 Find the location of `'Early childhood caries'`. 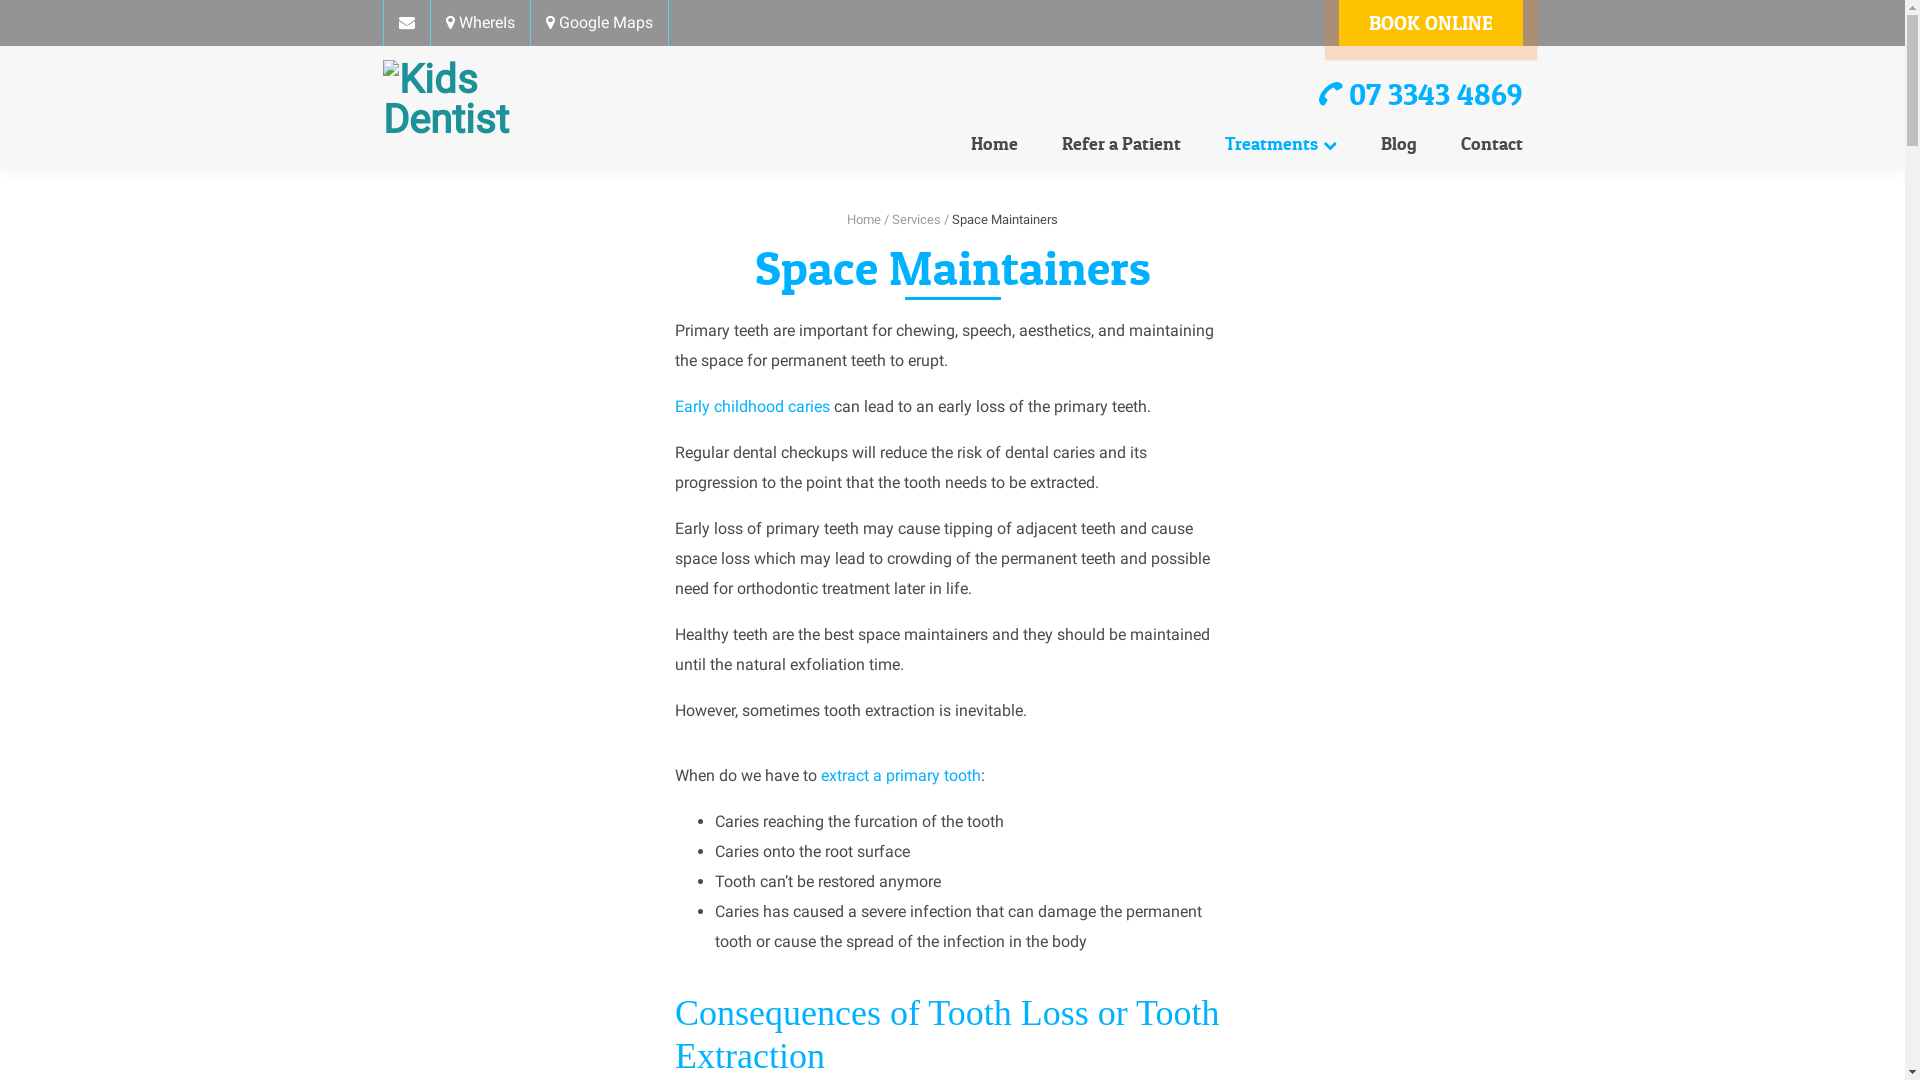

'Early childhood caries' is located at coordinates (751, 405).